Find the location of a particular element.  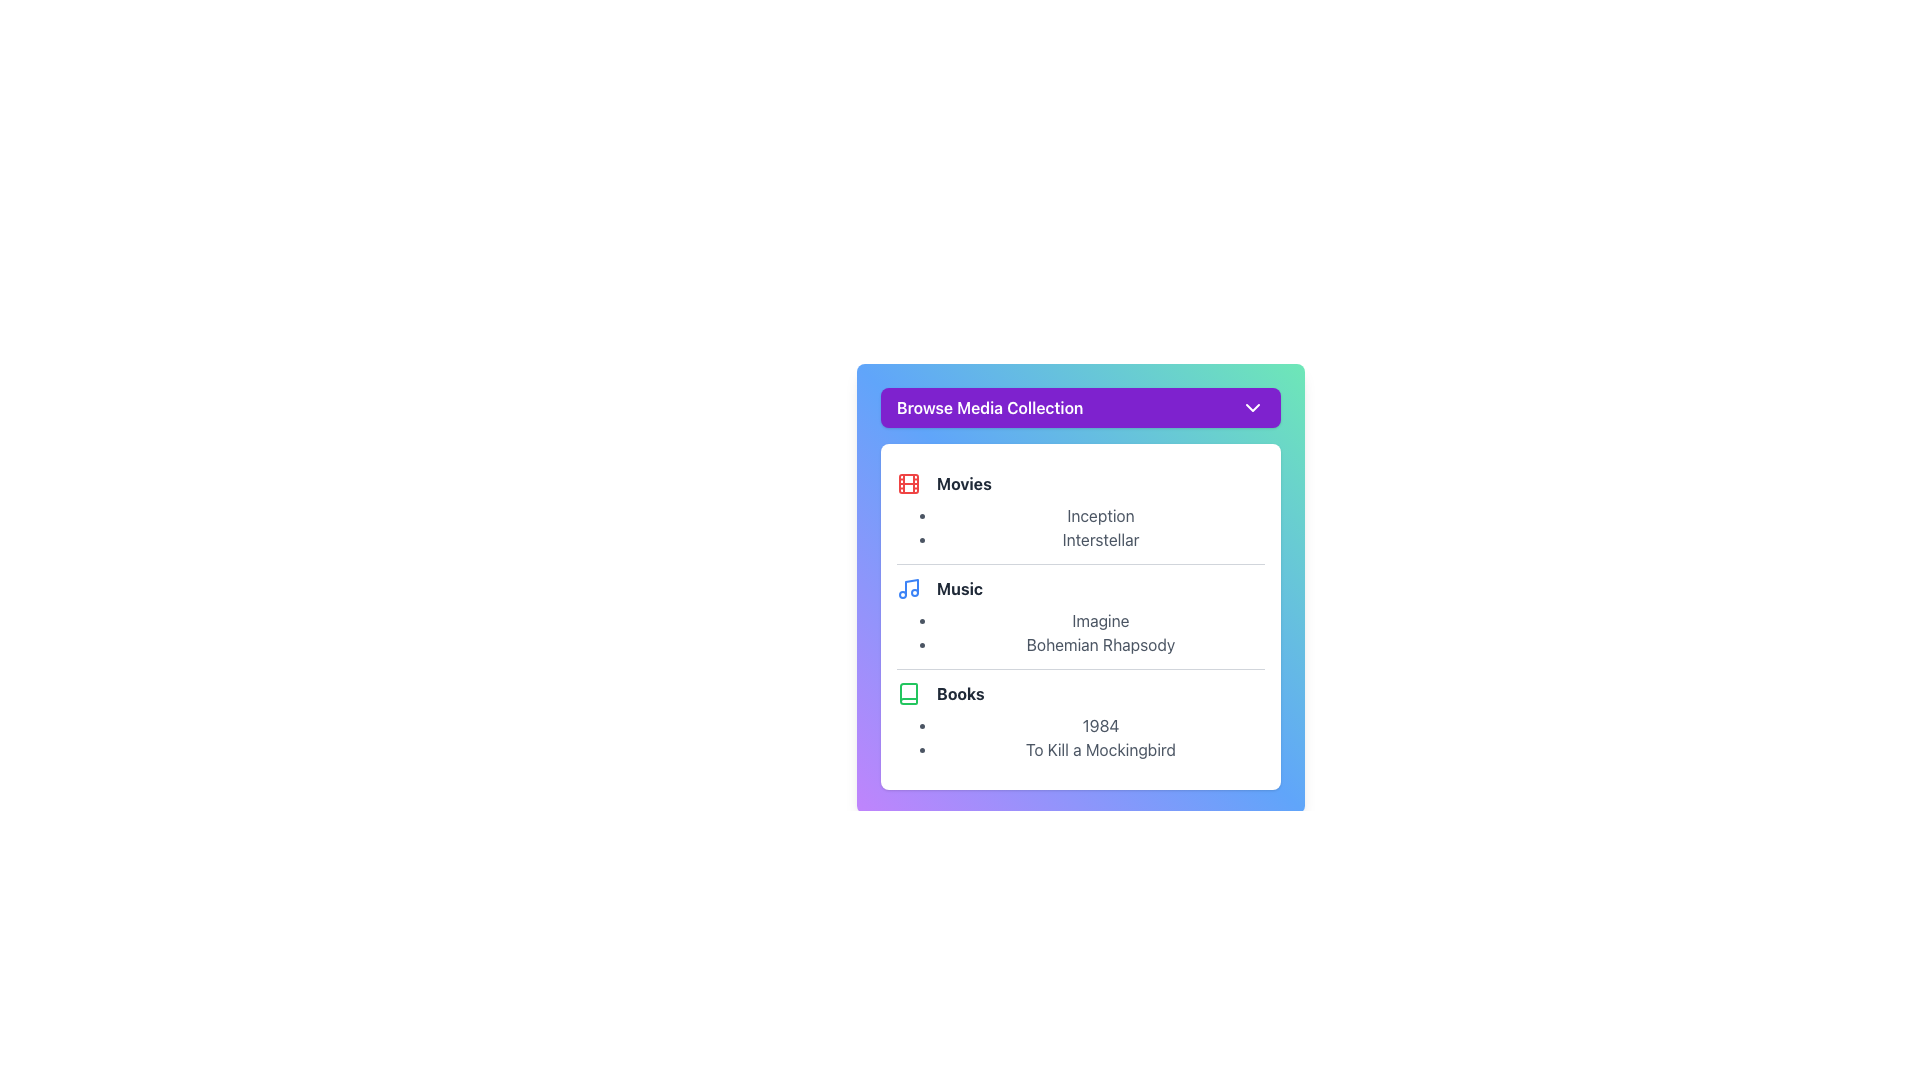

the 'Music' section of the Categorized content display panel labeled 'Browse Media Collection' which is centrally located and features a gradient design with sections for Movies, Music, and Books is located at coordinates (1079, 588).